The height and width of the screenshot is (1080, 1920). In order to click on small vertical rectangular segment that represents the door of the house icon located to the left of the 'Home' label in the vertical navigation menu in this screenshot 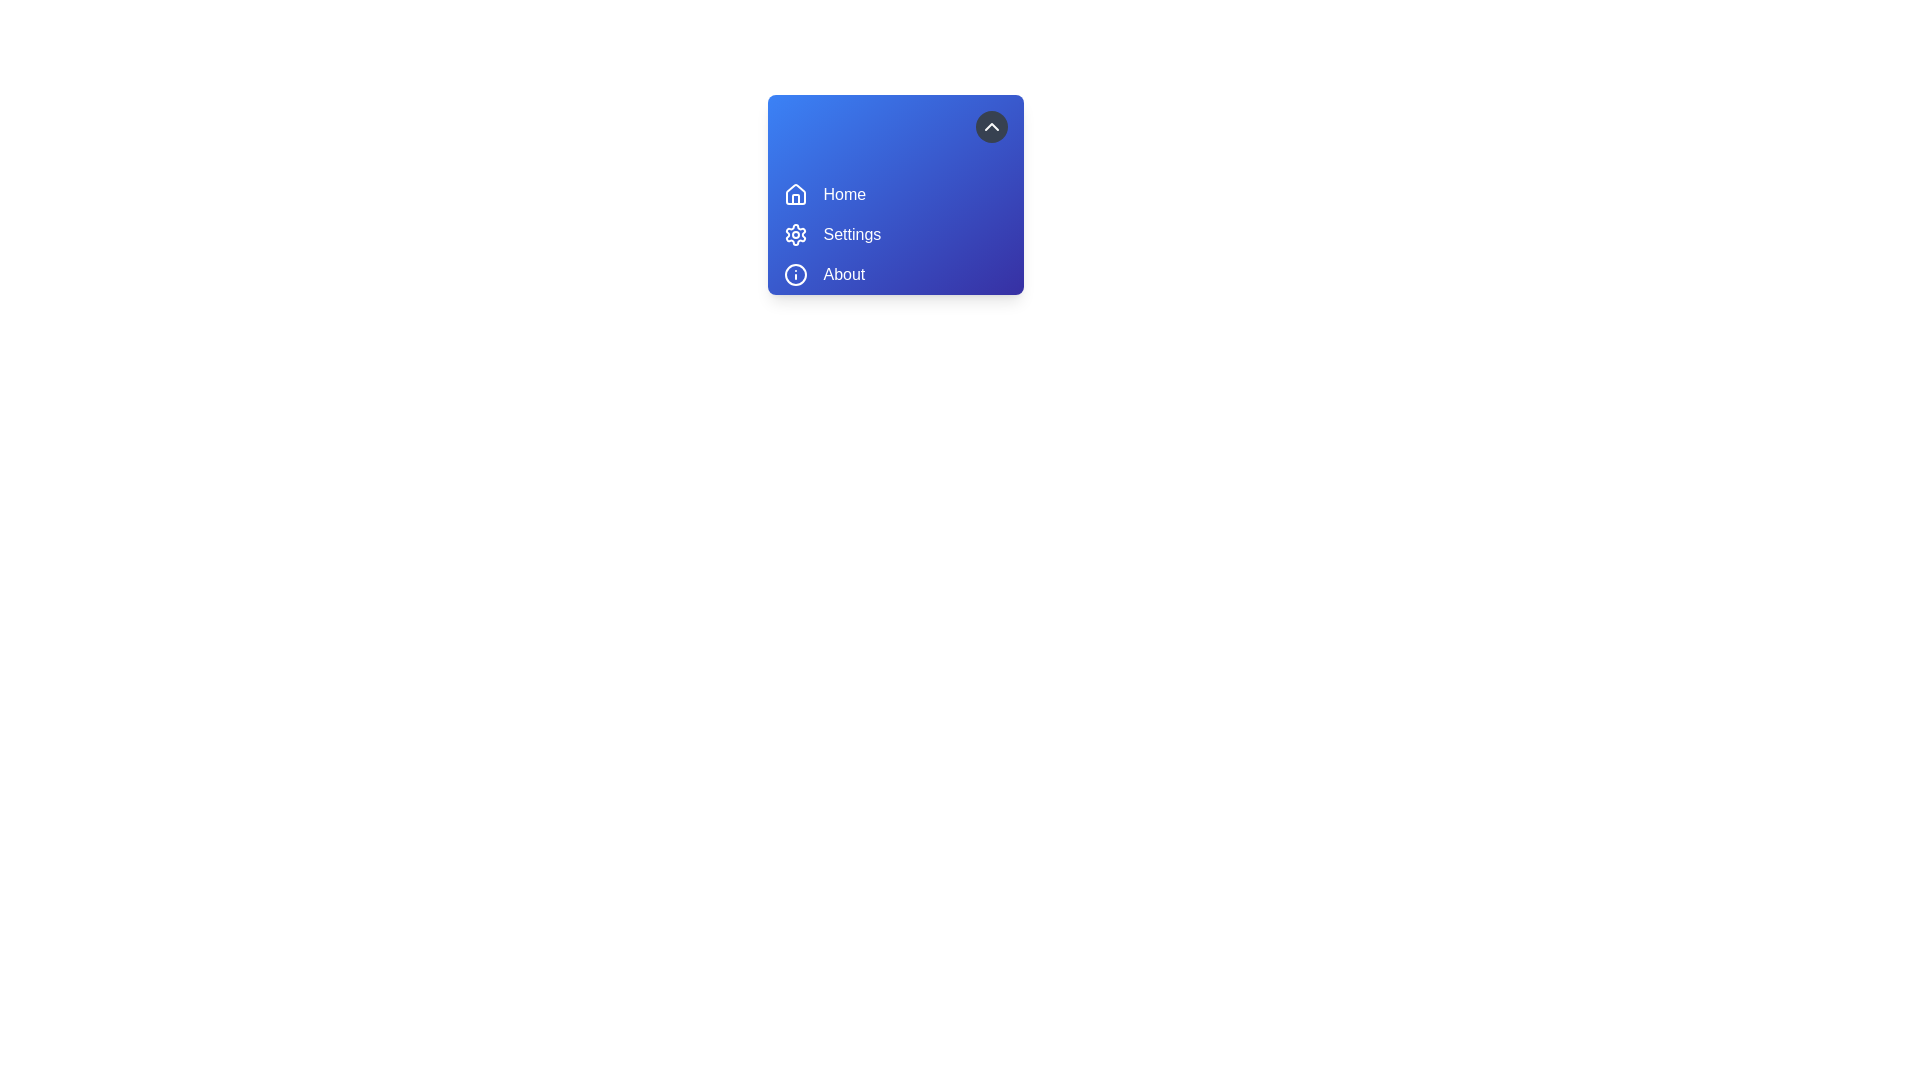, I will do `click(794, 199)`.